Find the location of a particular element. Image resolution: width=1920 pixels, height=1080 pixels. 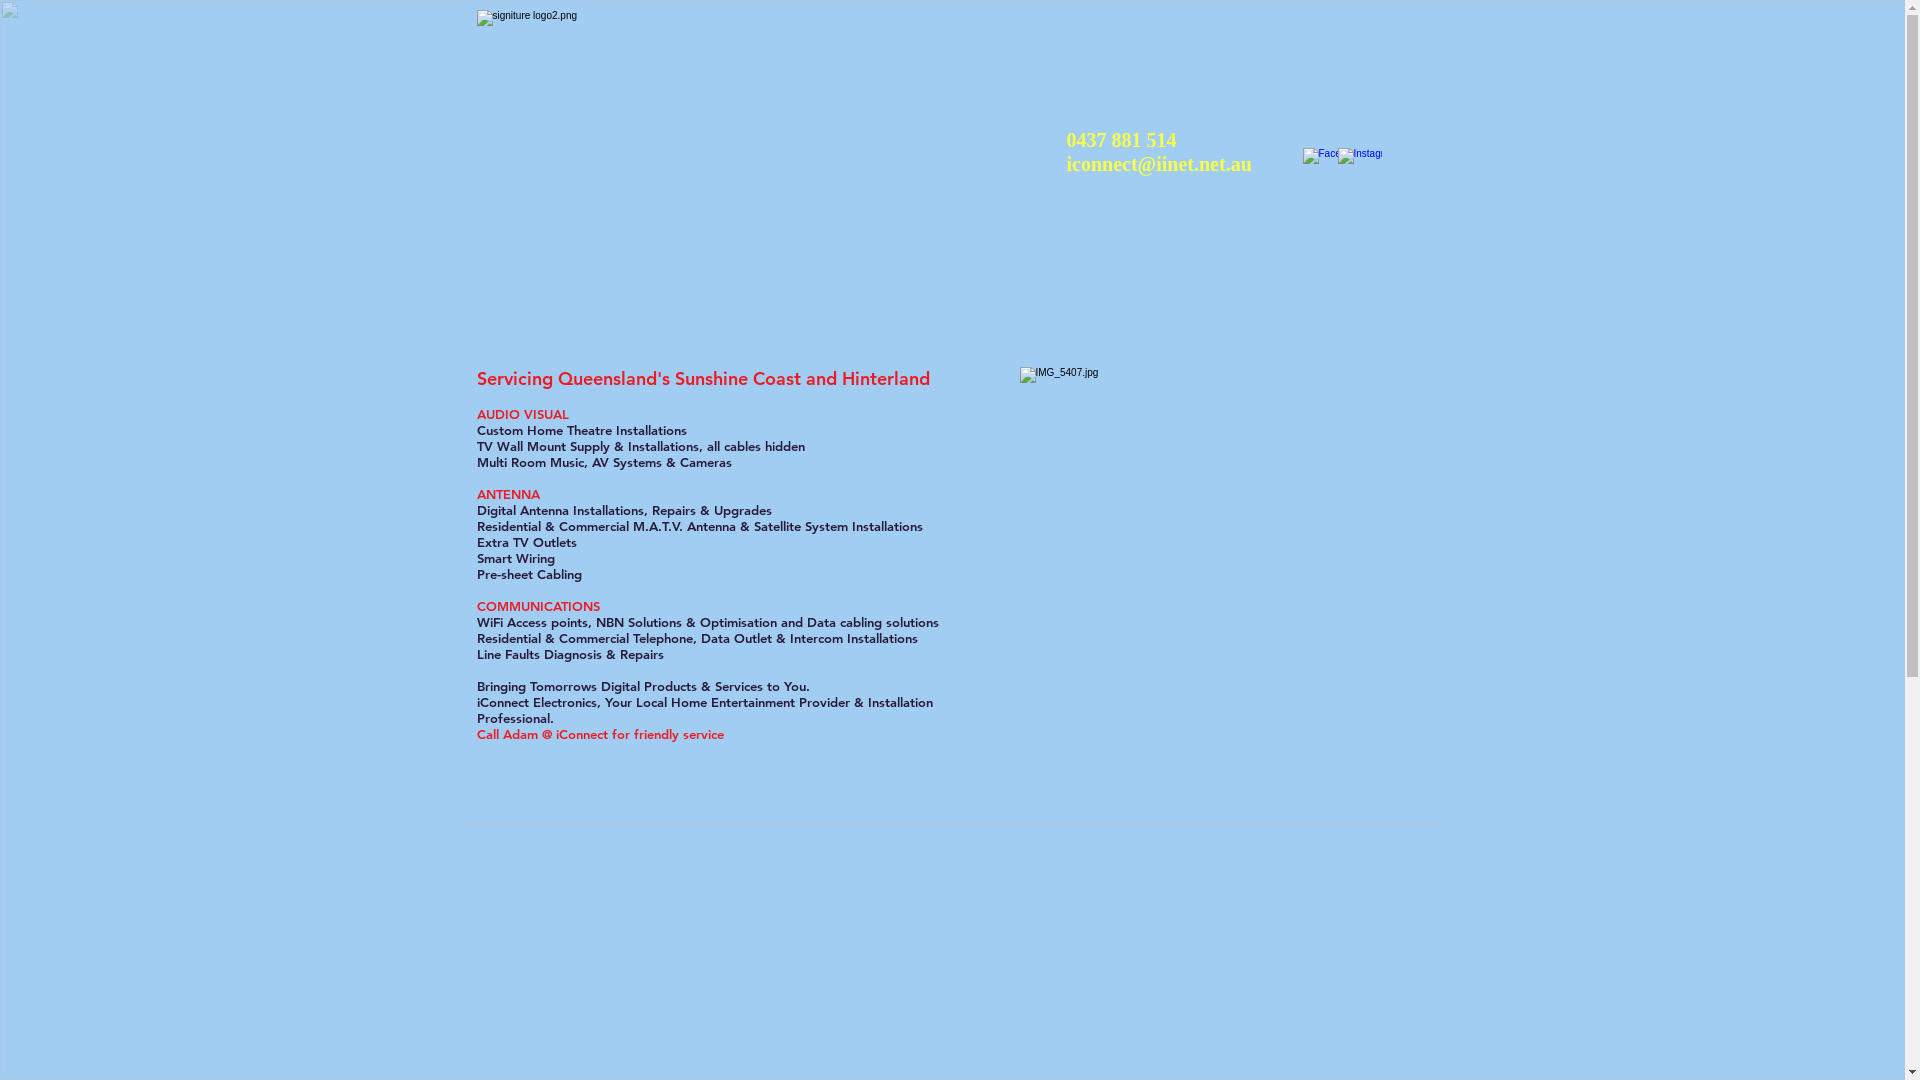

'0437 881 514' is located at coordinates (1121, 138).